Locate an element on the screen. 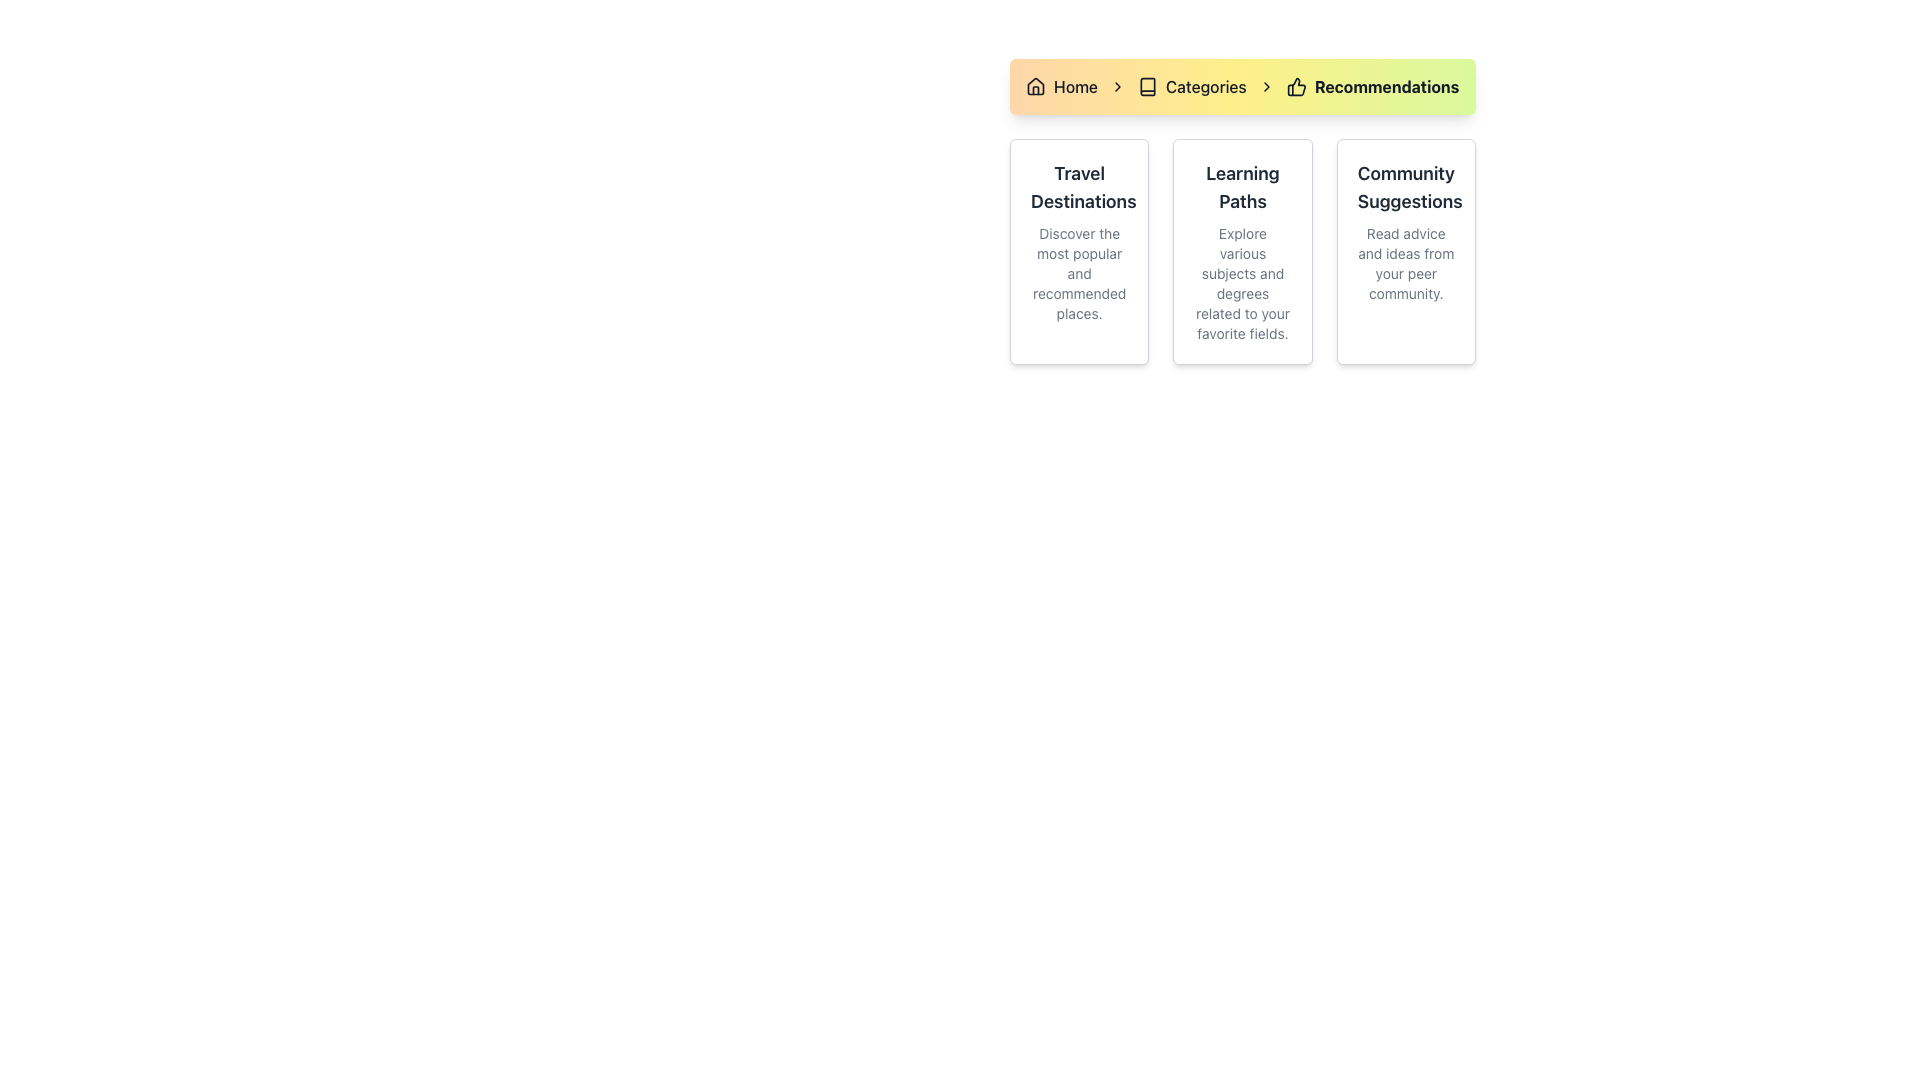 This screenshot has width=1920, height=1080. the 'Home' text label in the breadcrumb navigation is located at coordinates (1074, 86).